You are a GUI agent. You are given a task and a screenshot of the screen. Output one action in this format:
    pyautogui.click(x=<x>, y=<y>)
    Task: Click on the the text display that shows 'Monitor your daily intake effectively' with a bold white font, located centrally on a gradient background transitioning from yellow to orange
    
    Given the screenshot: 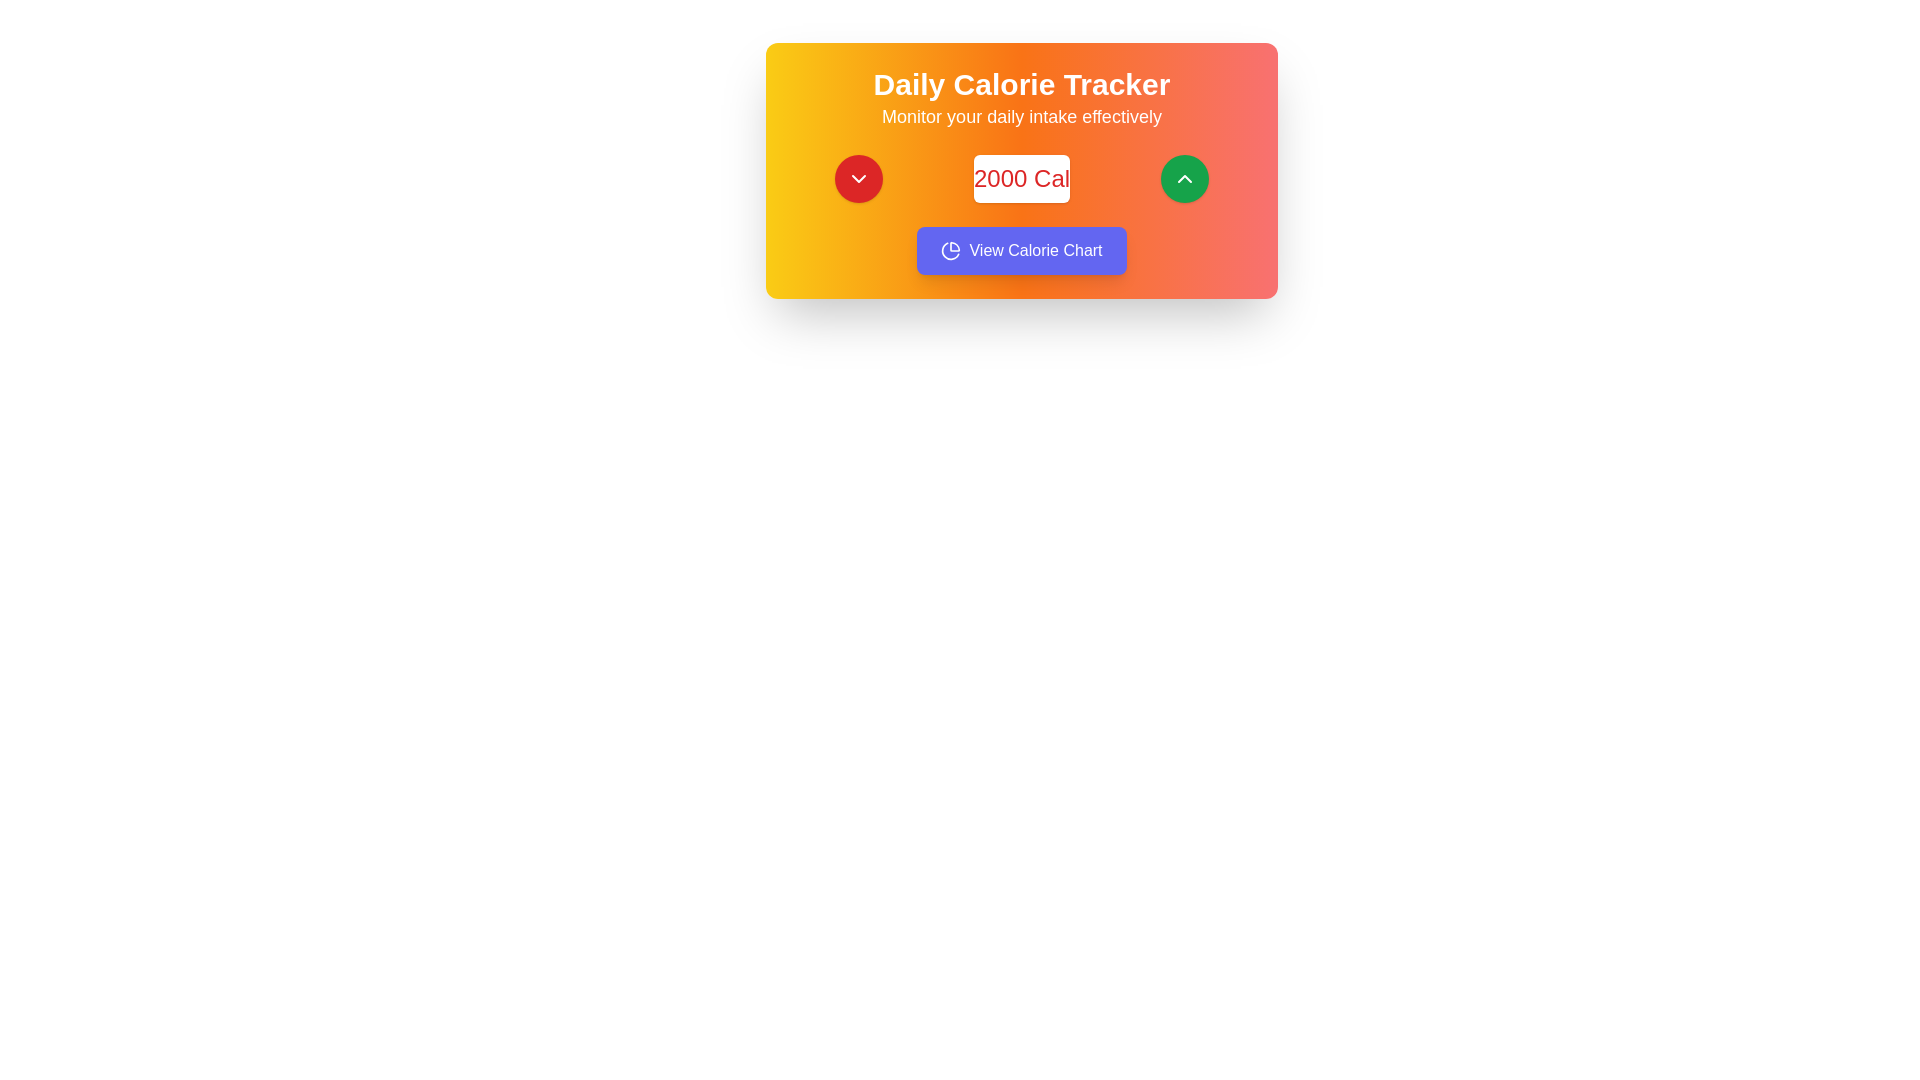 What is the action you would take?
    pyautogui.click(x=1022, y=116)
    